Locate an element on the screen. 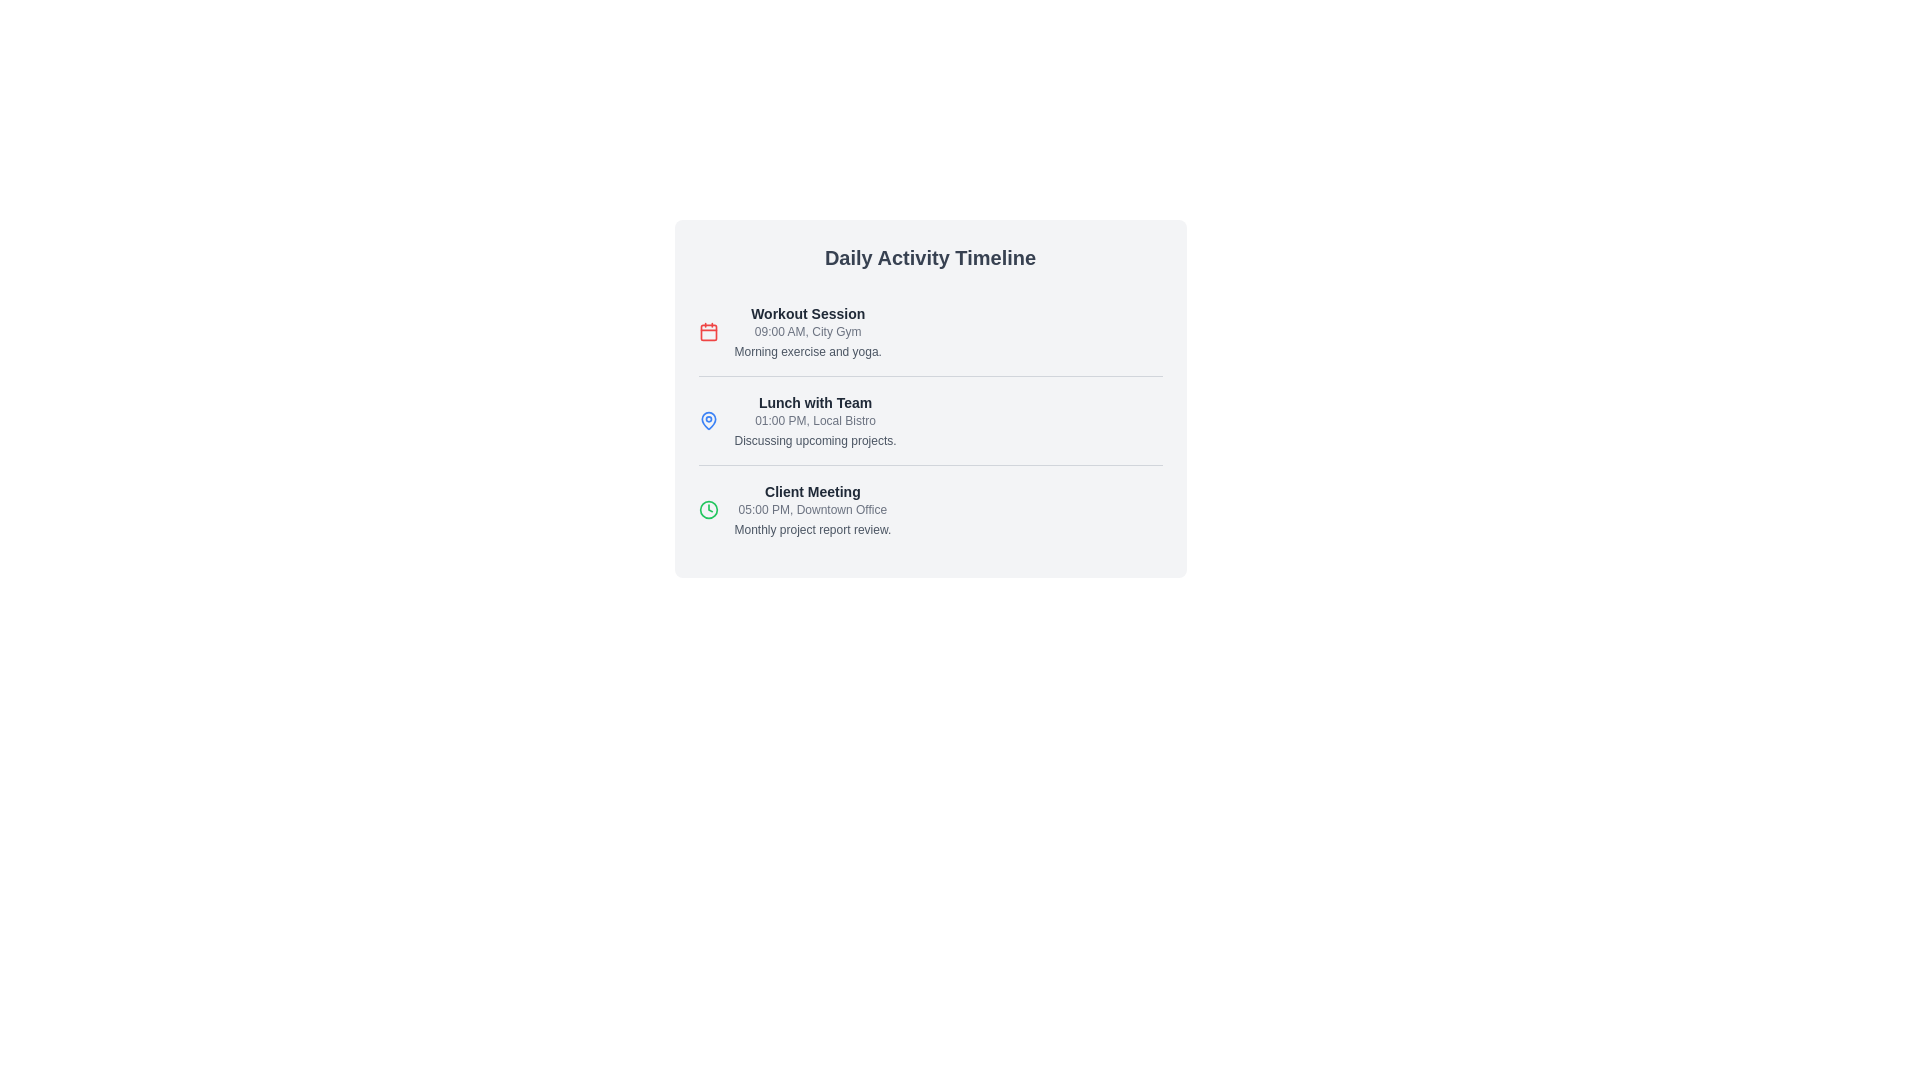 The width and height of the screenshot is (1920, 1080). the small red calendar icon located to the left of the text 'Workout Session', '09:00 AM, City Gym', and 'Morning exercise and yoga.' in the 'Daily Activity Timeline' is located at coordinates (708, 330).